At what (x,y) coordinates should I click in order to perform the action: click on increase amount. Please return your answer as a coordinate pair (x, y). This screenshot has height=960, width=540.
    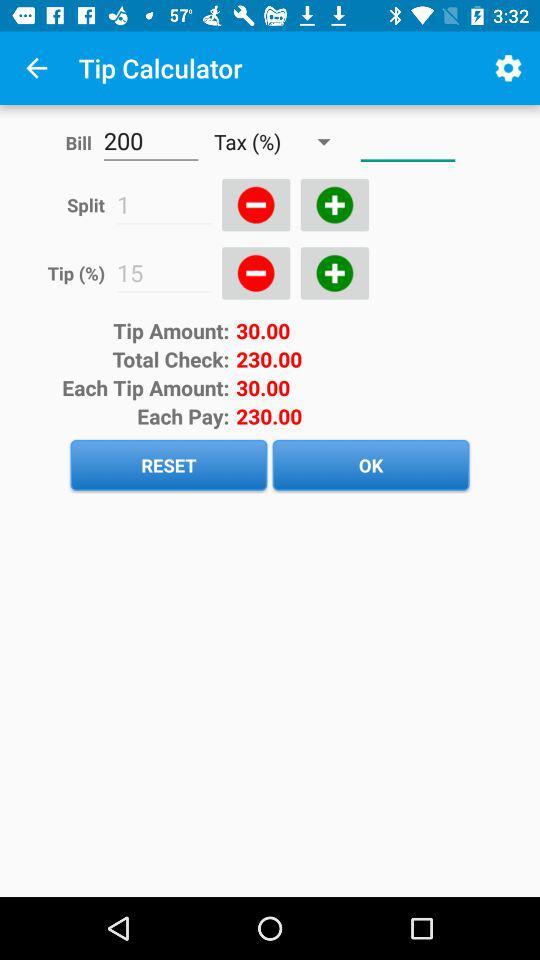
    Looking at the image, I should click on (334, 272).